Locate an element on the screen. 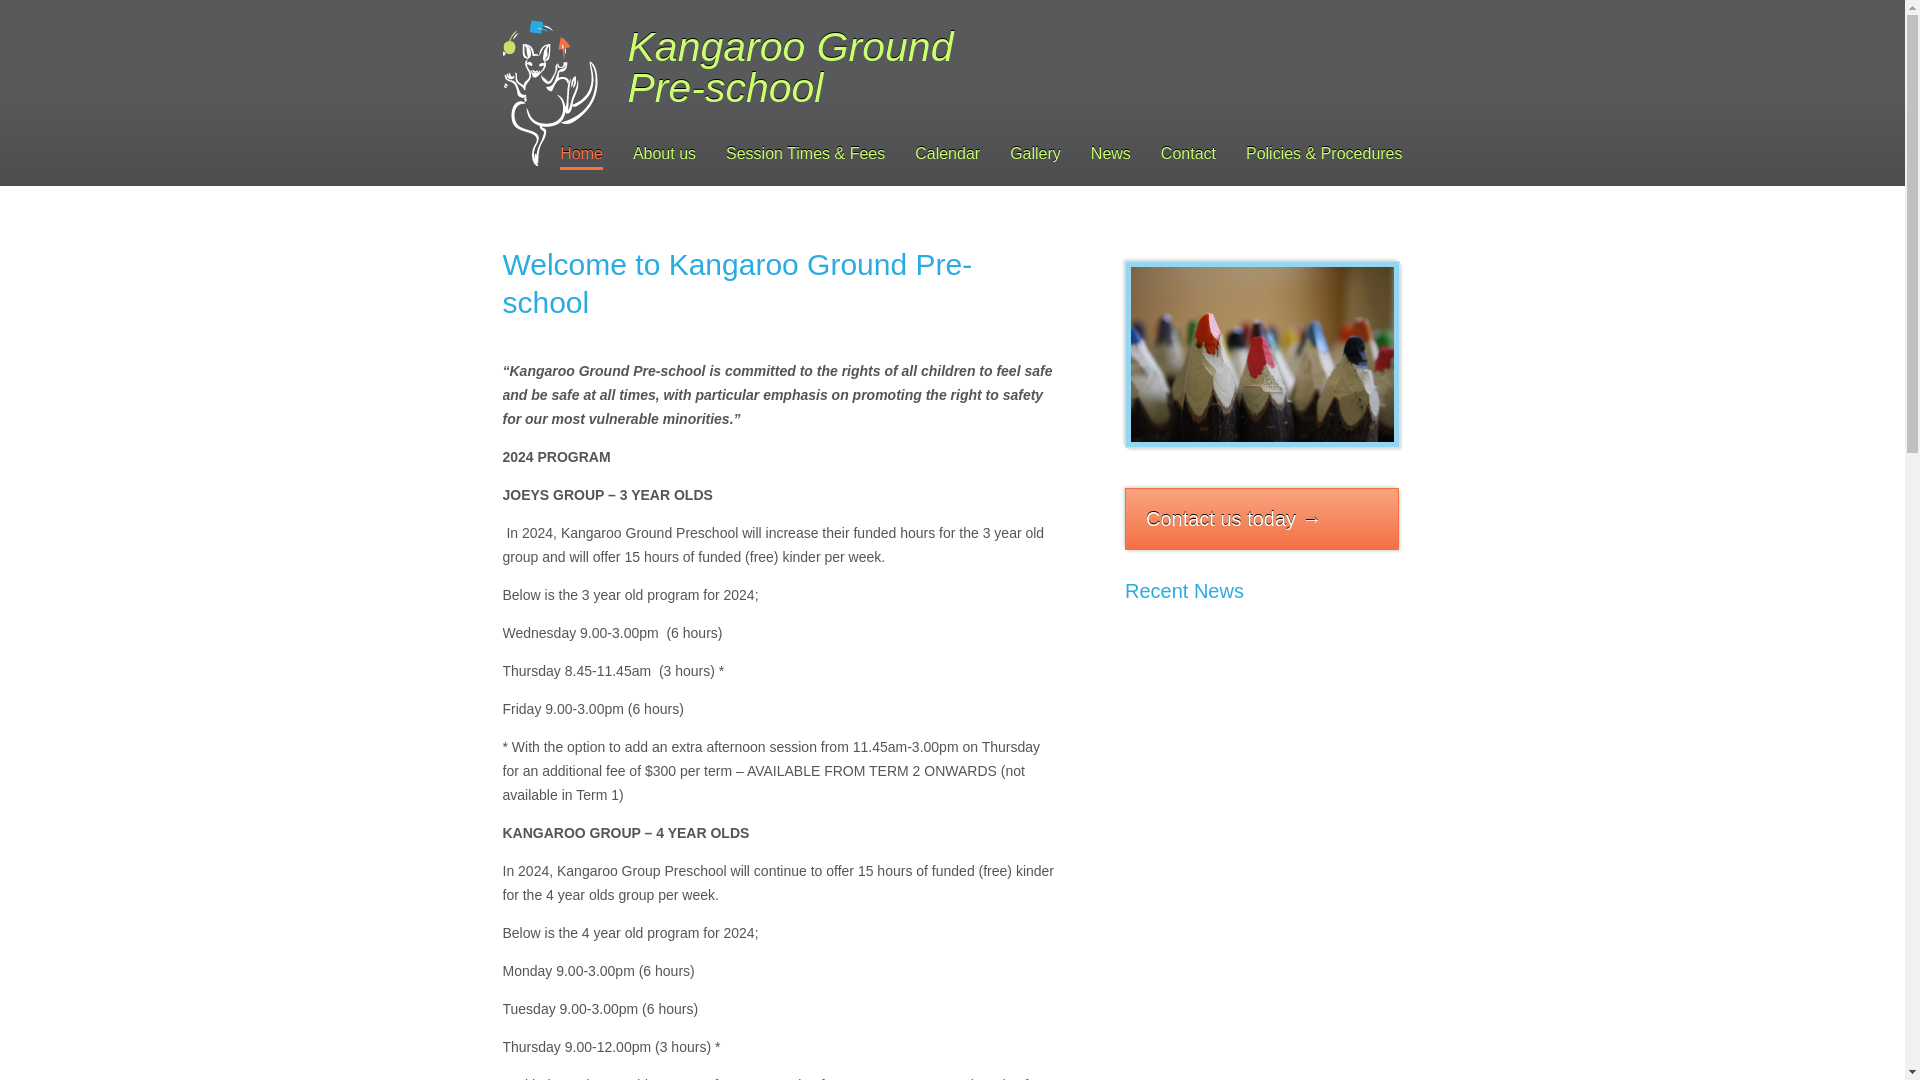 The width and height of the screenshot is (1920, 1080). 'Calendar' is located at coordinates (946, 154).